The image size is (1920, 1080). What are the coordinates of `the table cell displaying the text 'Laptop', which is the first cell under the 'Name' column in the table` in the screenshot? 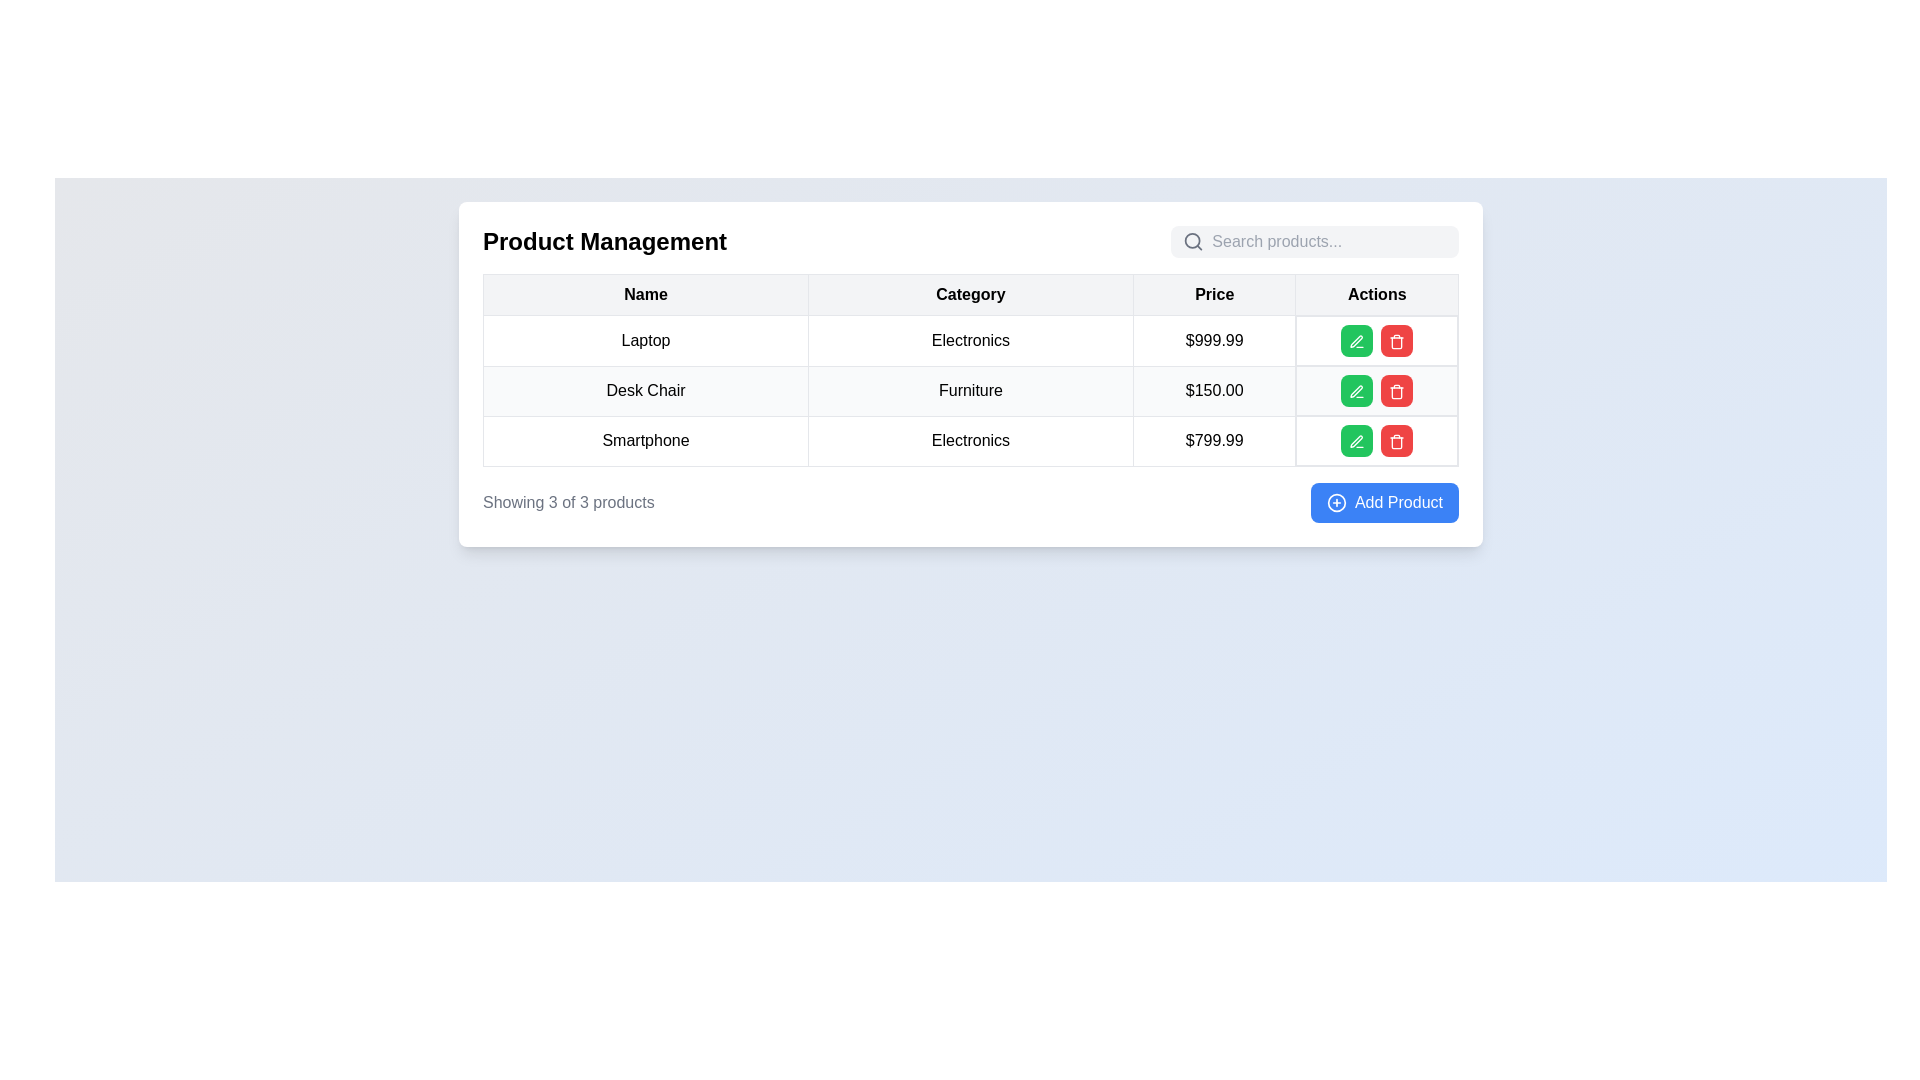 It's located at (646, 339).